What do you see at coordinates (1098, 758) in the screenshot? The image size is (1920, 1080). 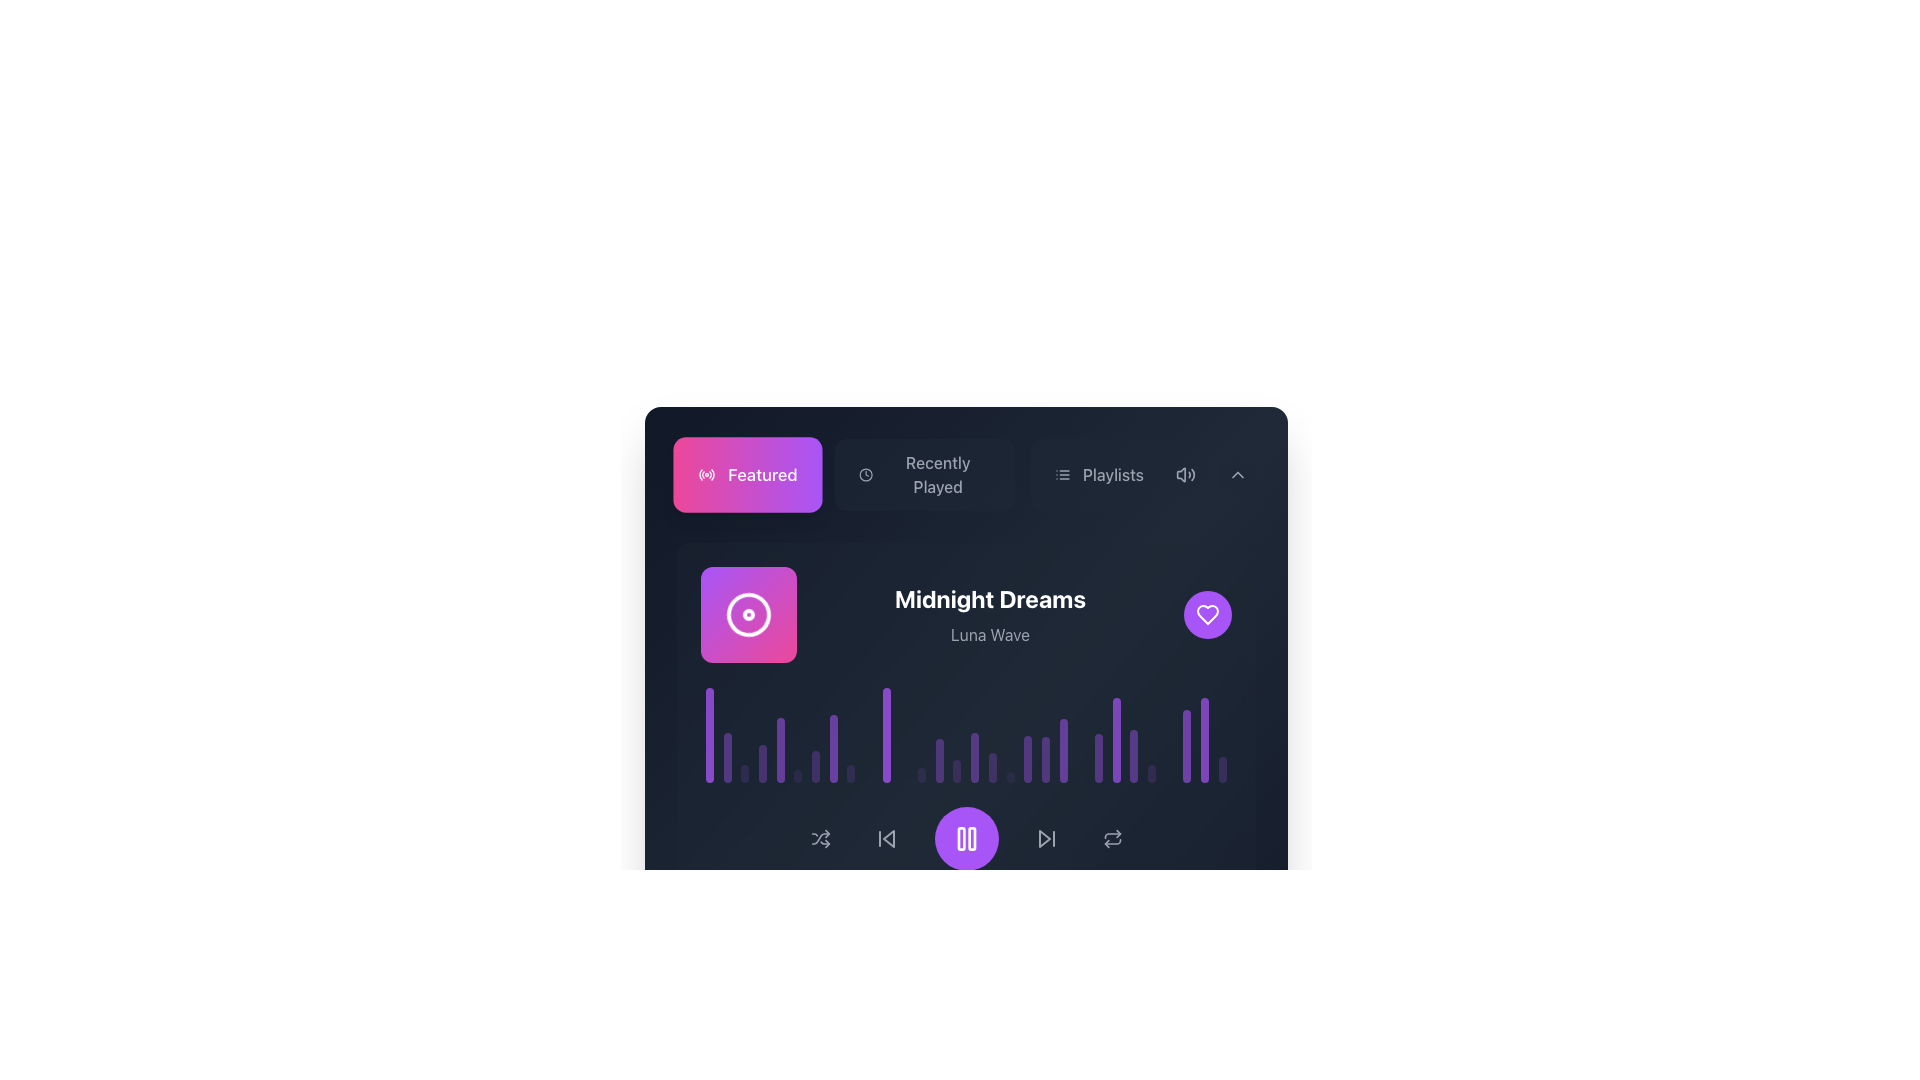 I see `the 20th vertical visual indicator bar in the audio waveform visualization, which is a thin rectangle with rounded ends and a semi-transparent purple color` at bounding box center [1098, 758].